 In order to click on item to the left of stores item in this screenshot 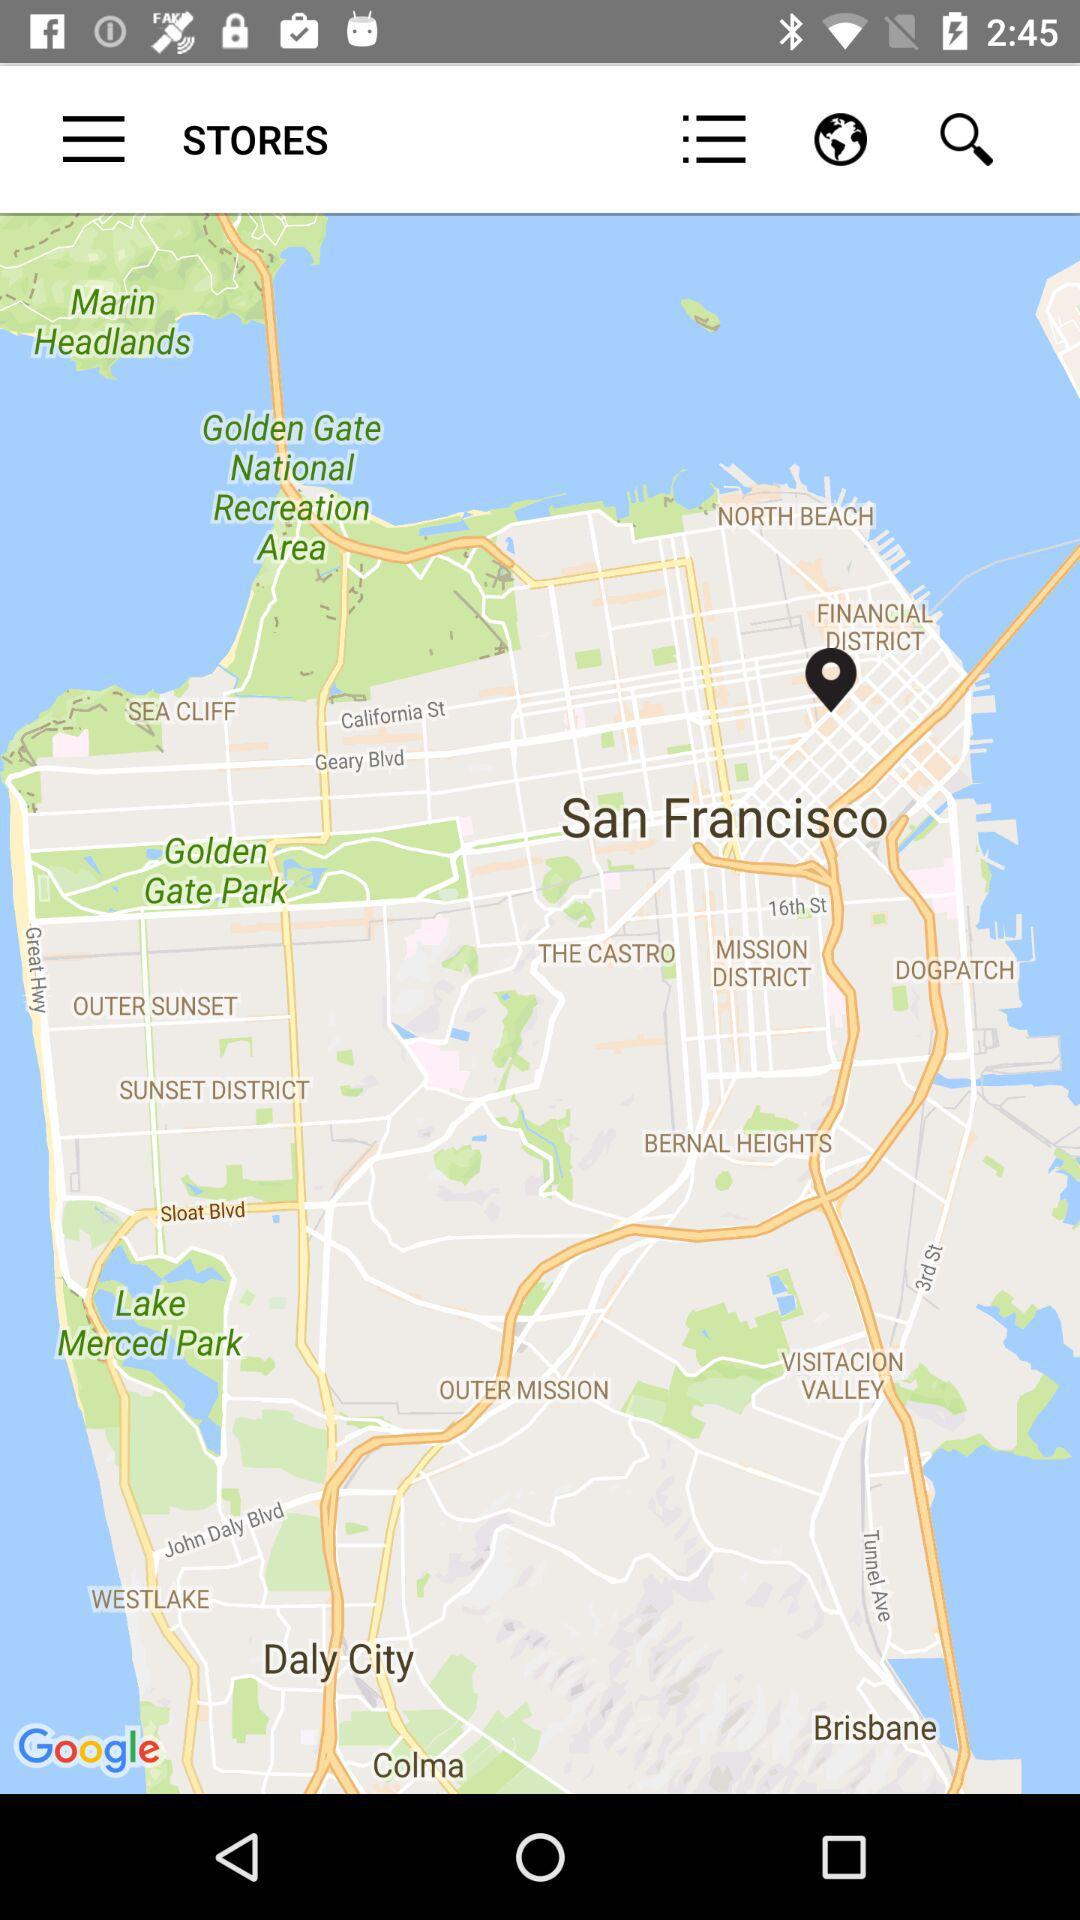, I will do `click(93, 138)`.